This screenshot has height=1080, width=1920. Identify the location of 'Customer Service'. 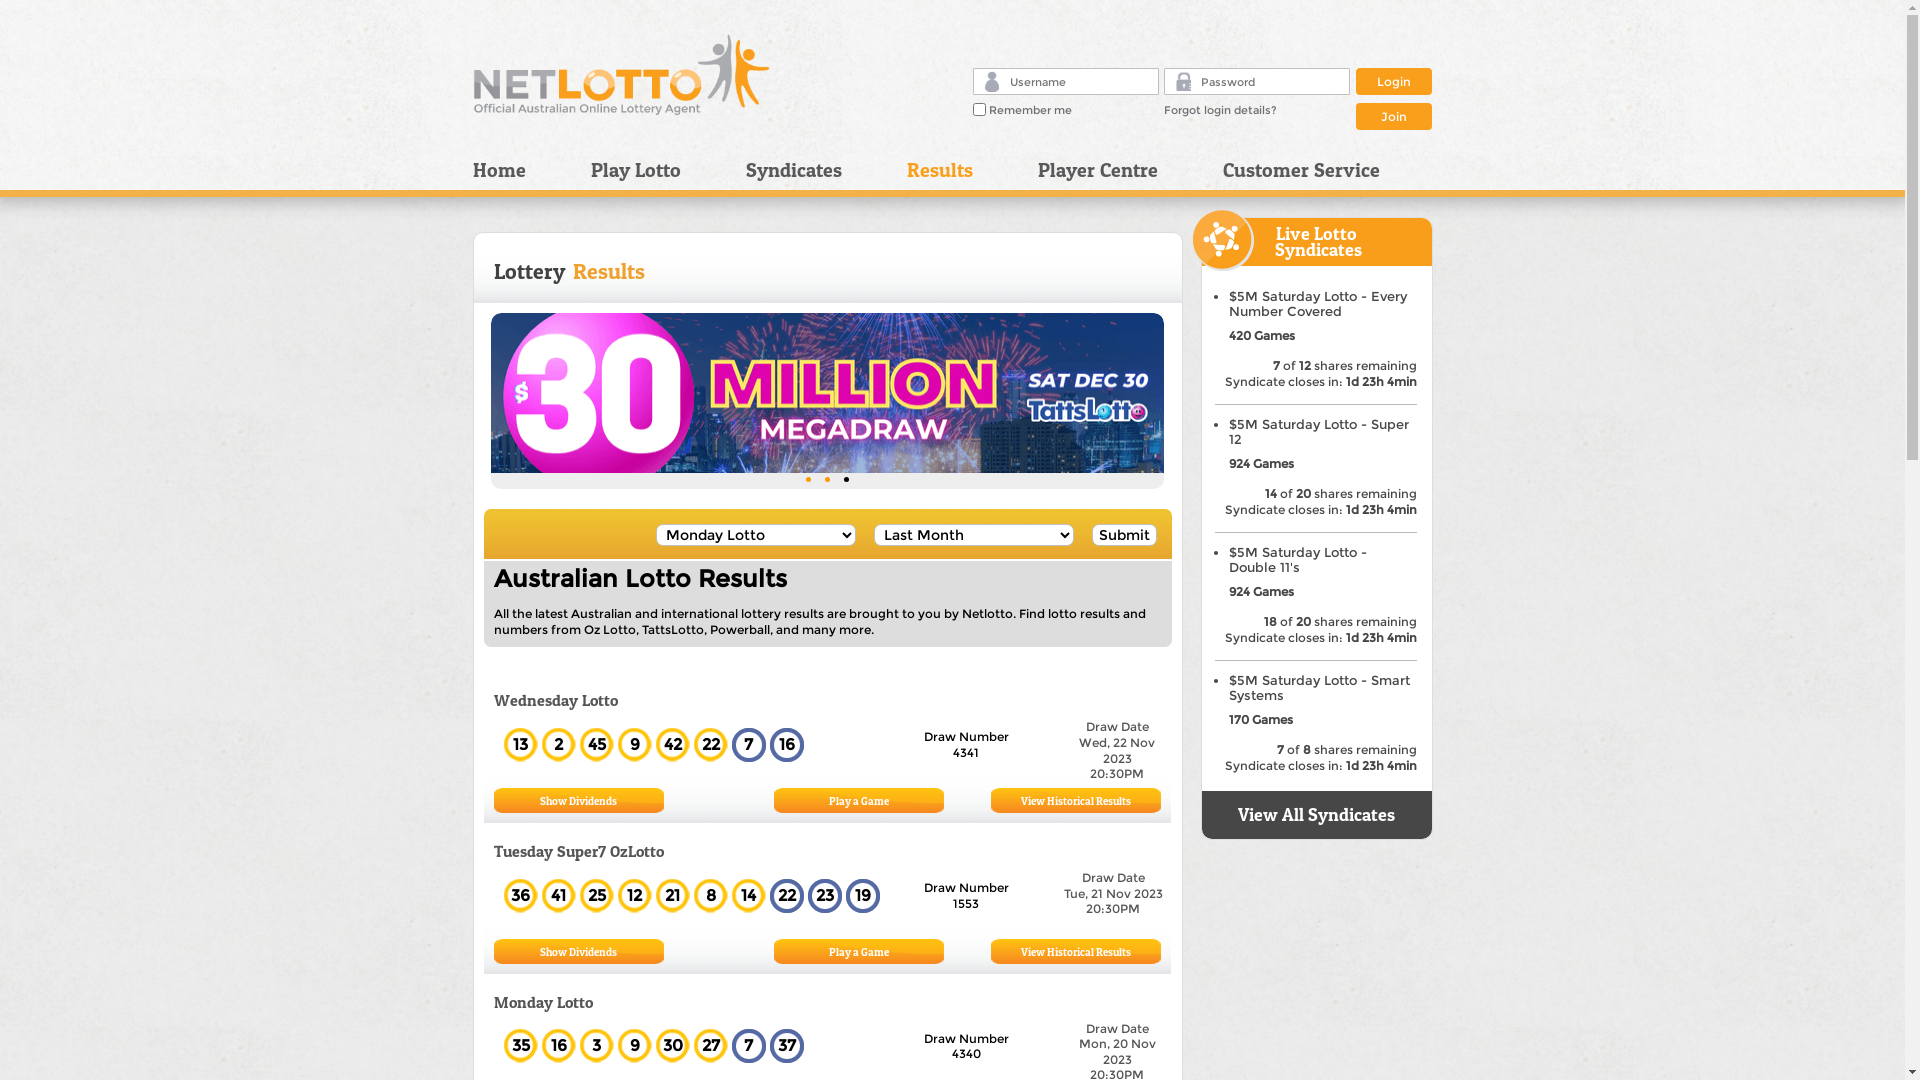
(1294, 168).